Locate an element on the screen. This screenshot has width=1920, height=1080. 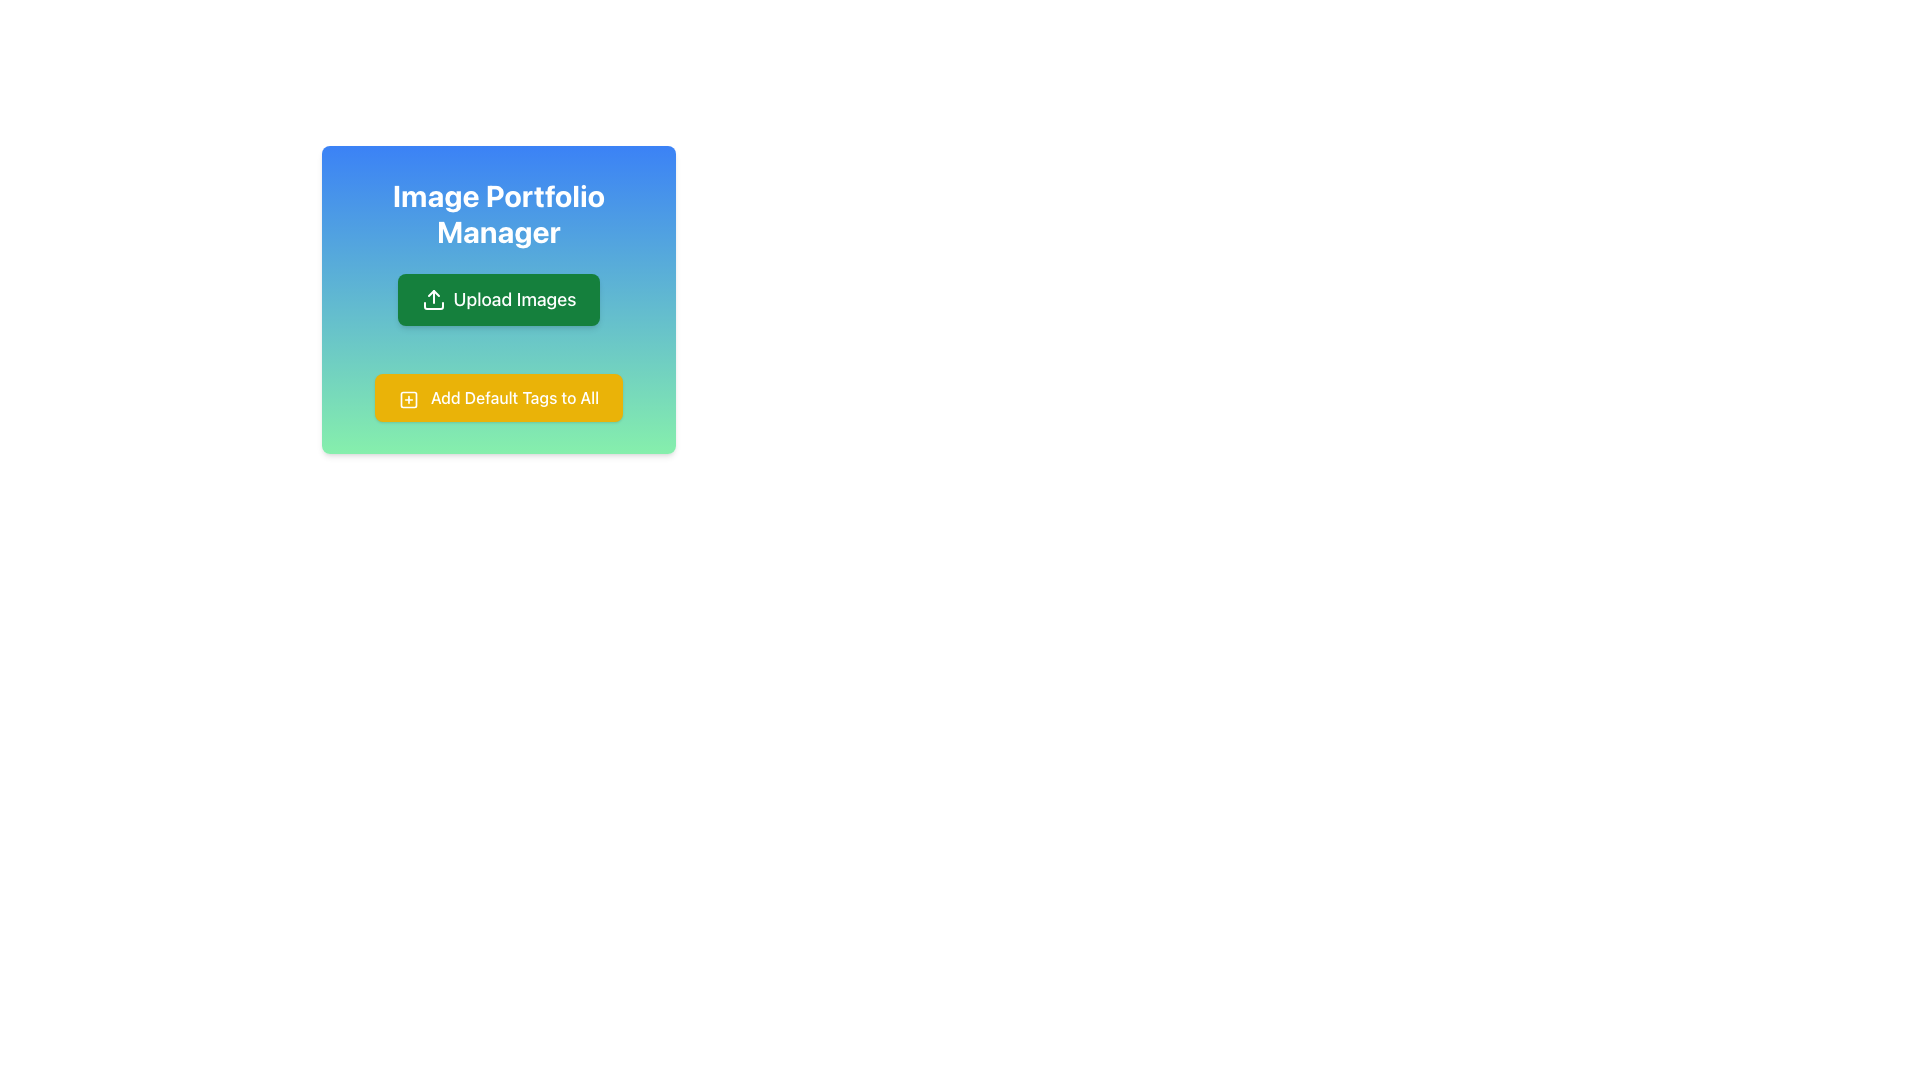
the green 'Upload Images' button with a left-aligned upward arrow icon, positioned below the 'Image Portfolio Manager' title is located at coordinates (499, 300).